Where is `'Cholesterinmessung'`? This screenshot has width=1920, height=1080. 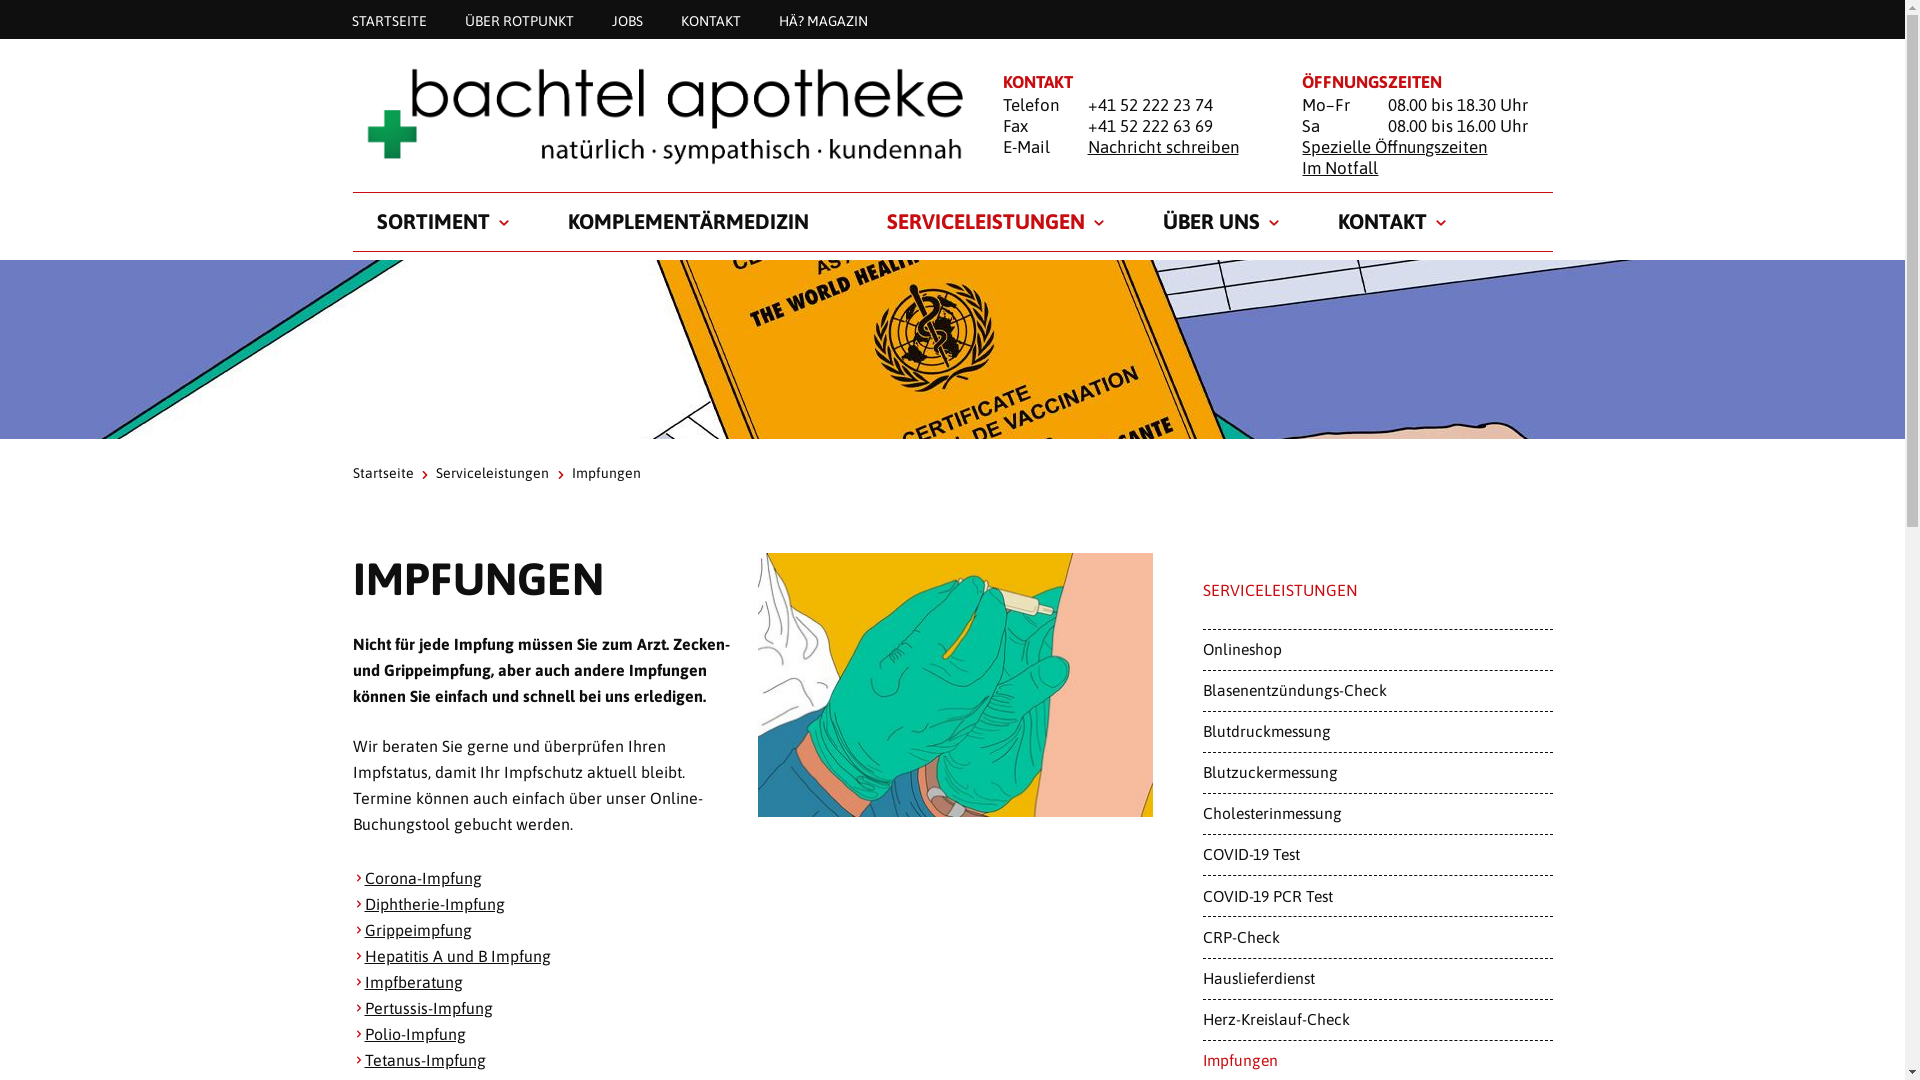 'Cholesterinmessung' is located at coordinates (1376, 813).